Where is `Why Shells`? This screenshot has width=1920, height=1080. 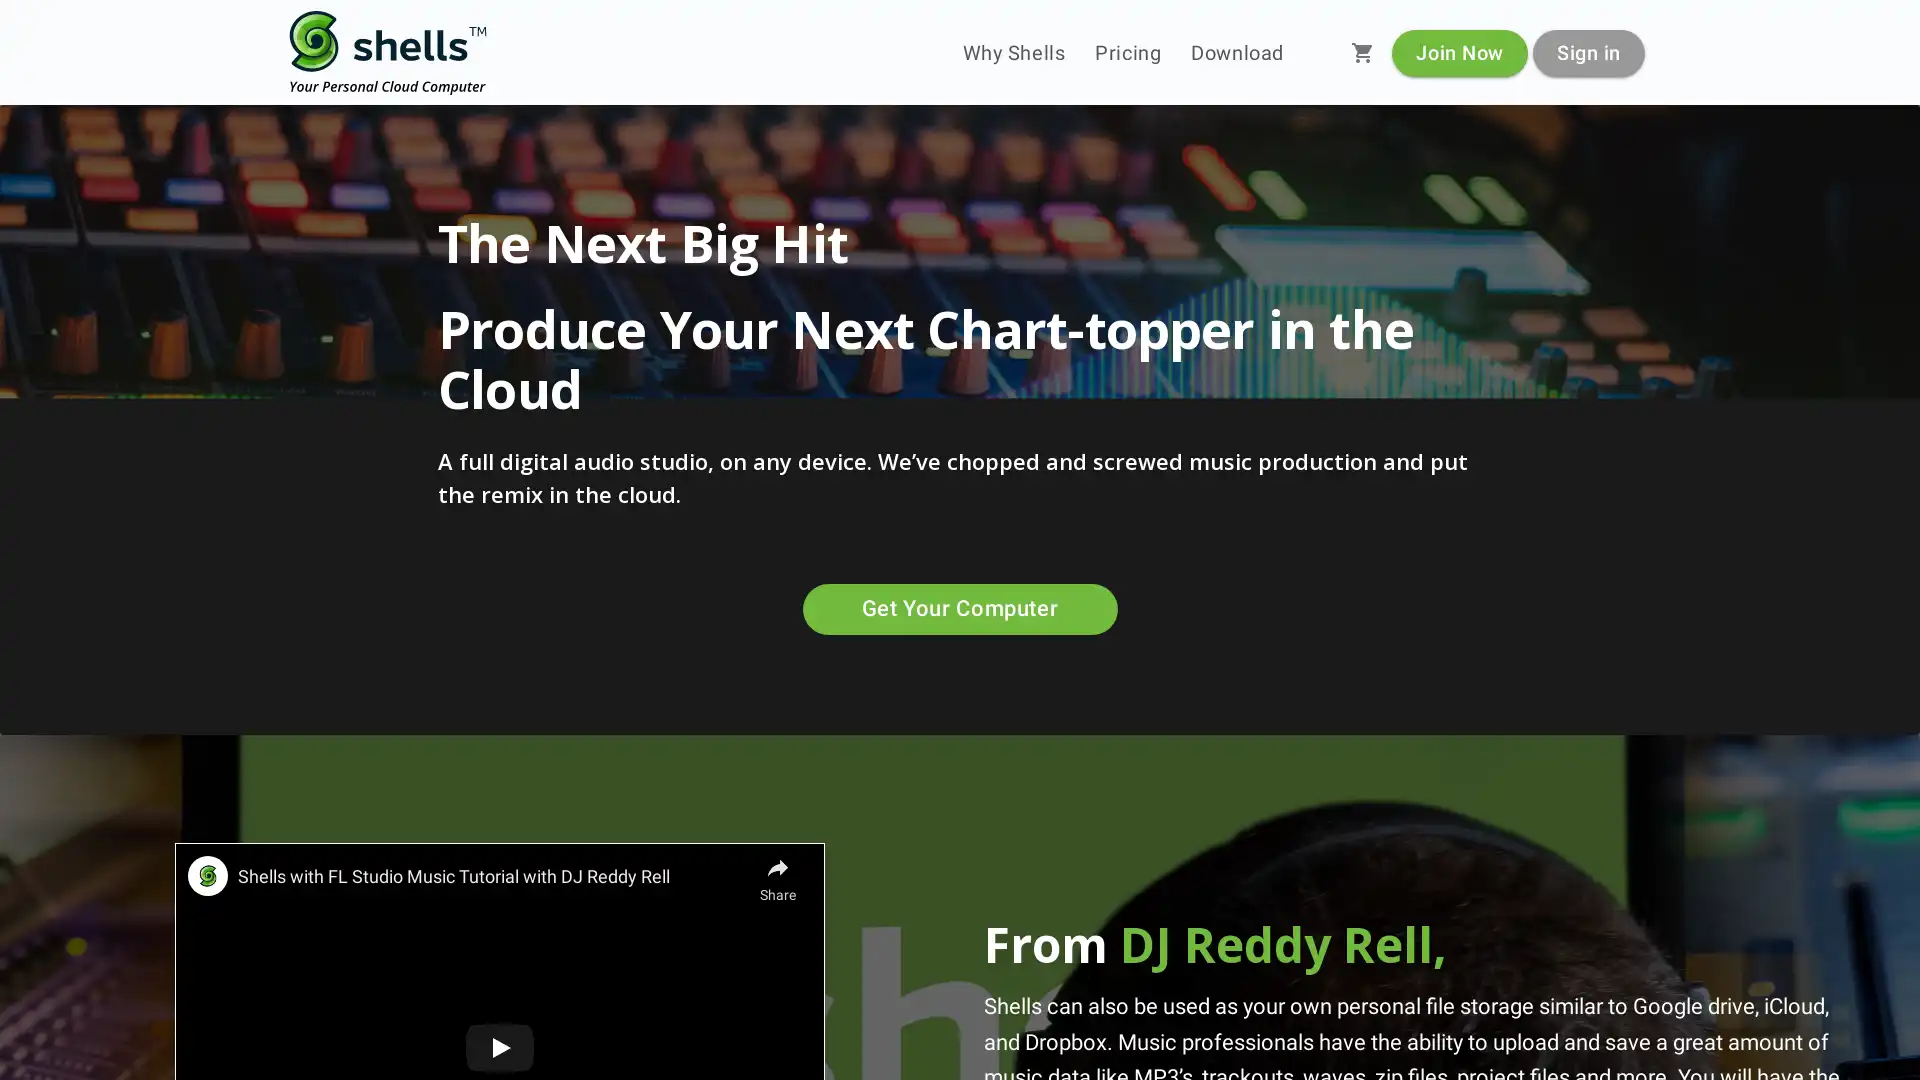
Why Shells is located at coordinates (1013, 52).